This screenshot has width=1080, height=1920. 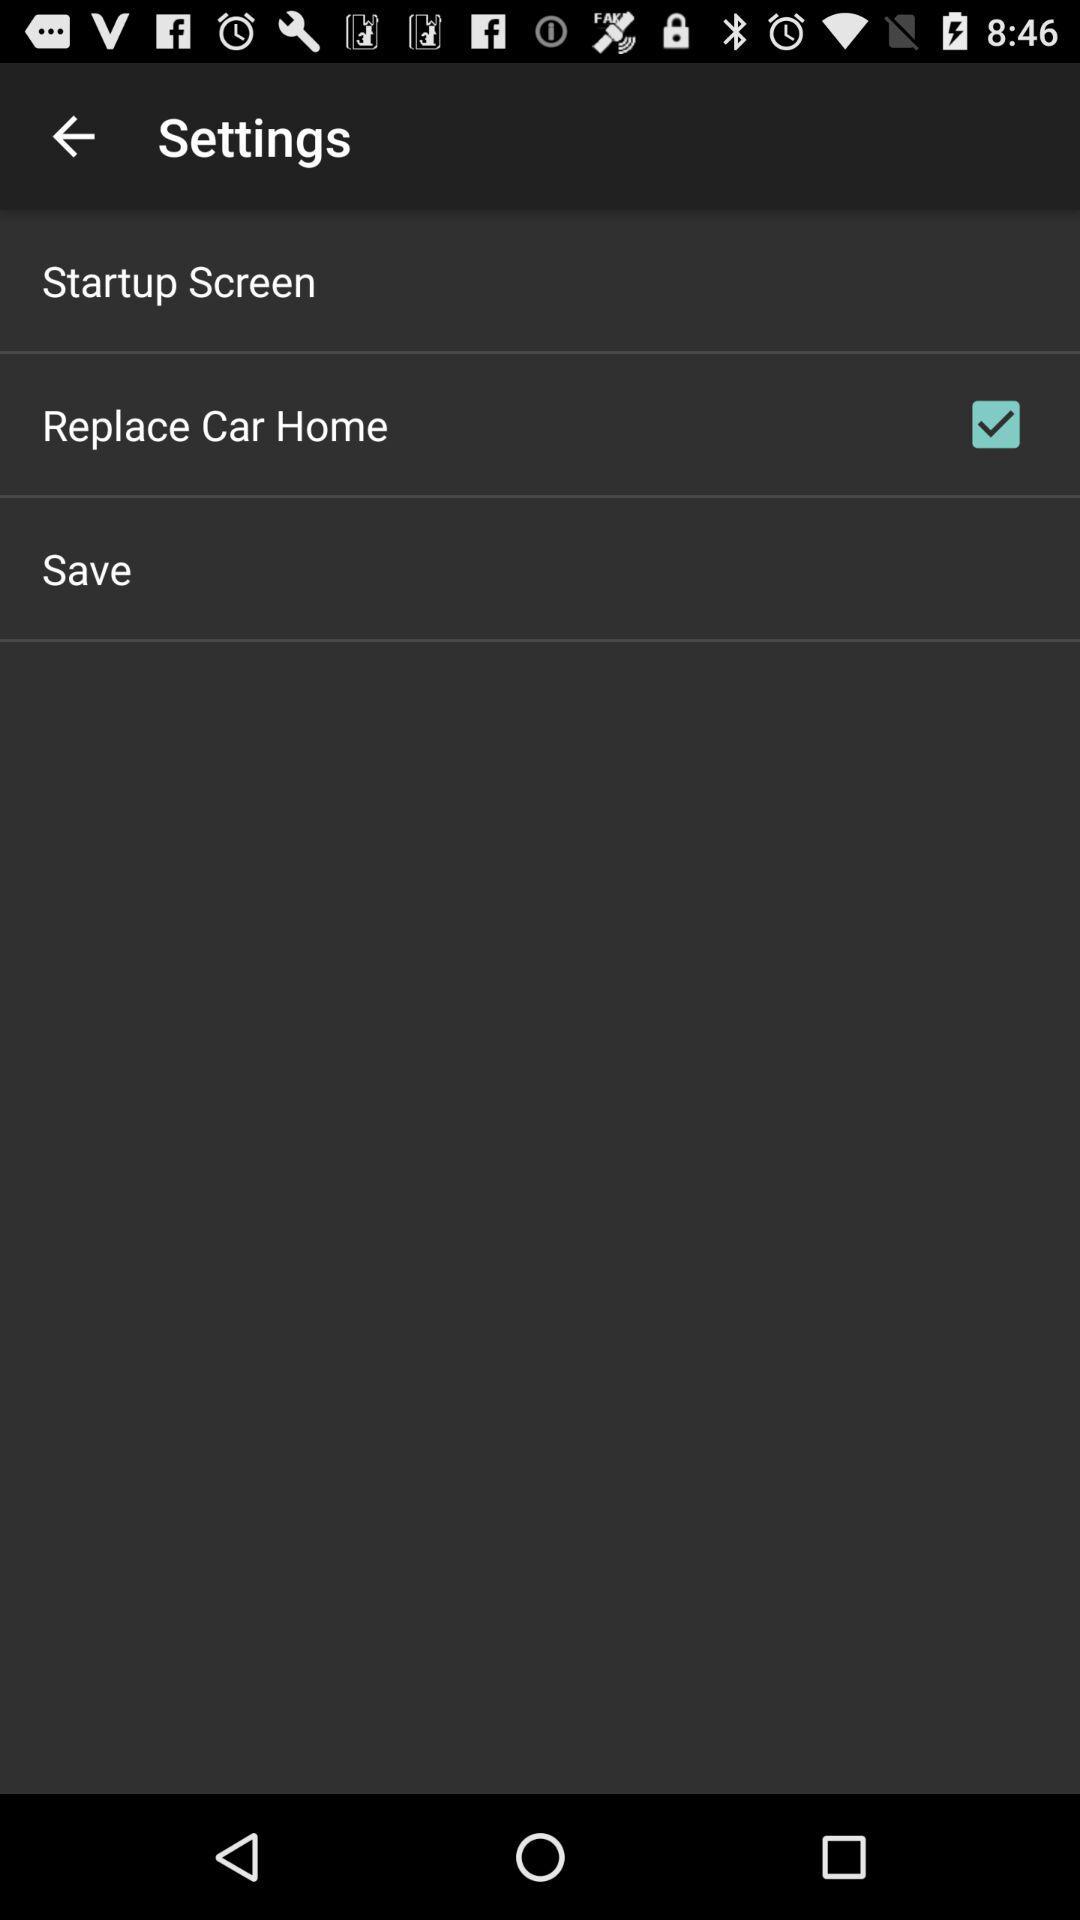 I want to click on the icon to the right of replace car home icon, so click(x=995, y=423).